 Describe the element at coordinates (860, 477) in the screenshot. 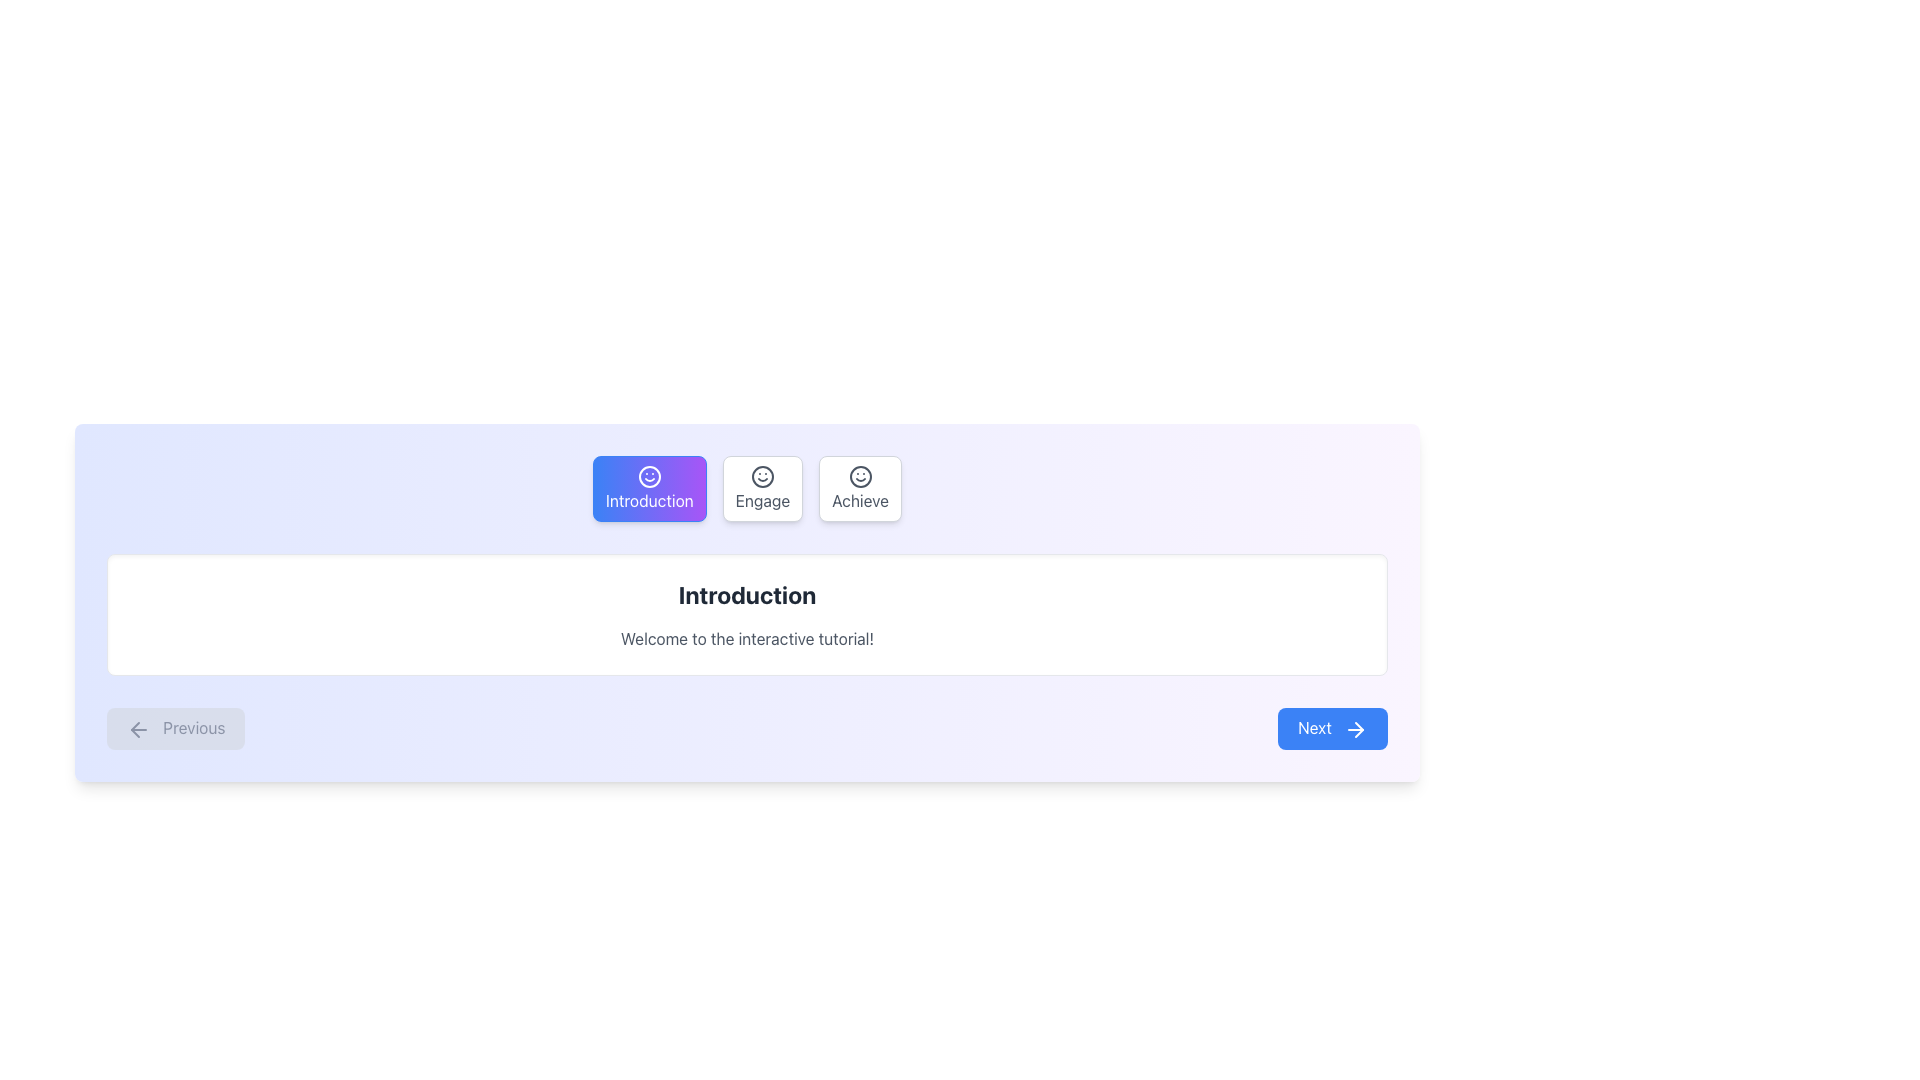

I see `the decorative icon within the 'Achieve' button` at that location.